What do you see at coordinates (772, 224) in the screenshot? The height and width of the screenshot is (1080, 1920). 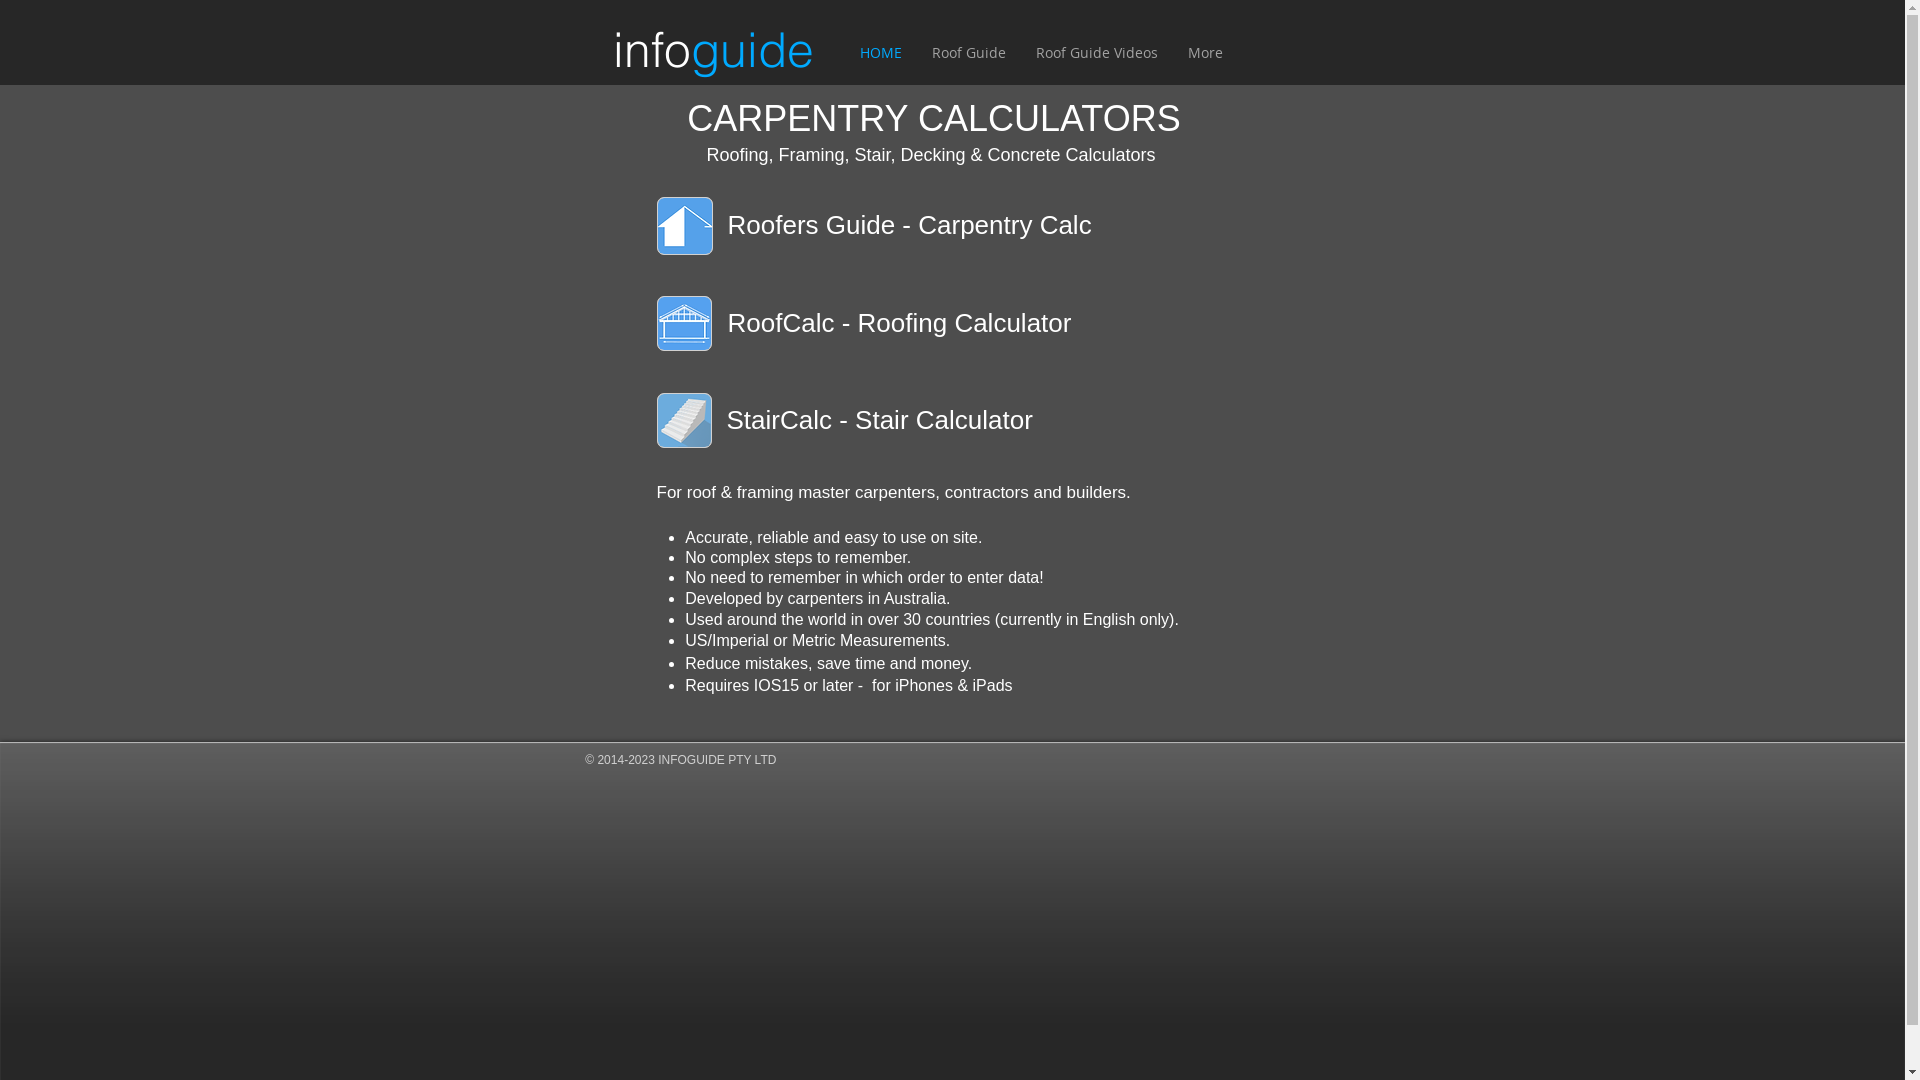 I see `'Roofers'` at bounding box center [772, 224].